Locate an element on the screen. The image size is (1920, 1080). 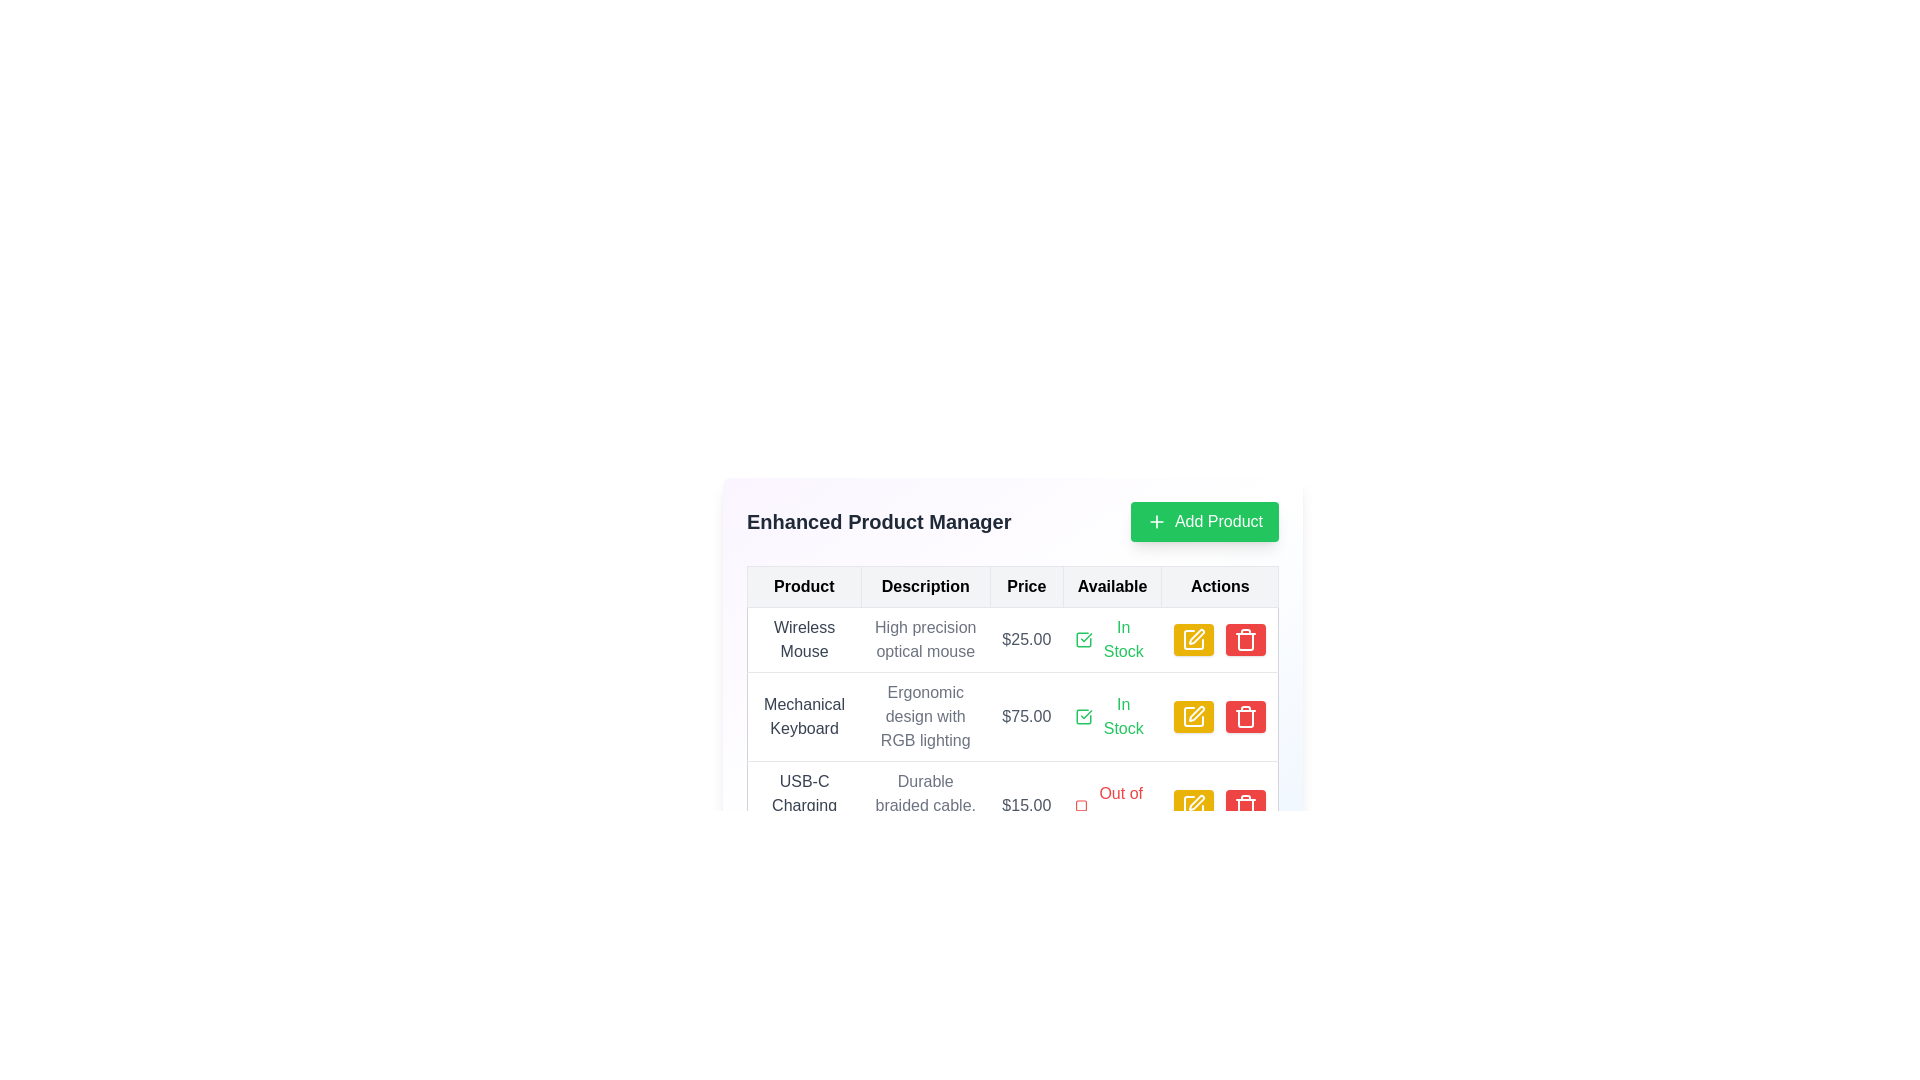
the central icon button in the 'Actions' column of the second row for the product 'Mechanical Keyboard' is located at coordinates (1194, 716).